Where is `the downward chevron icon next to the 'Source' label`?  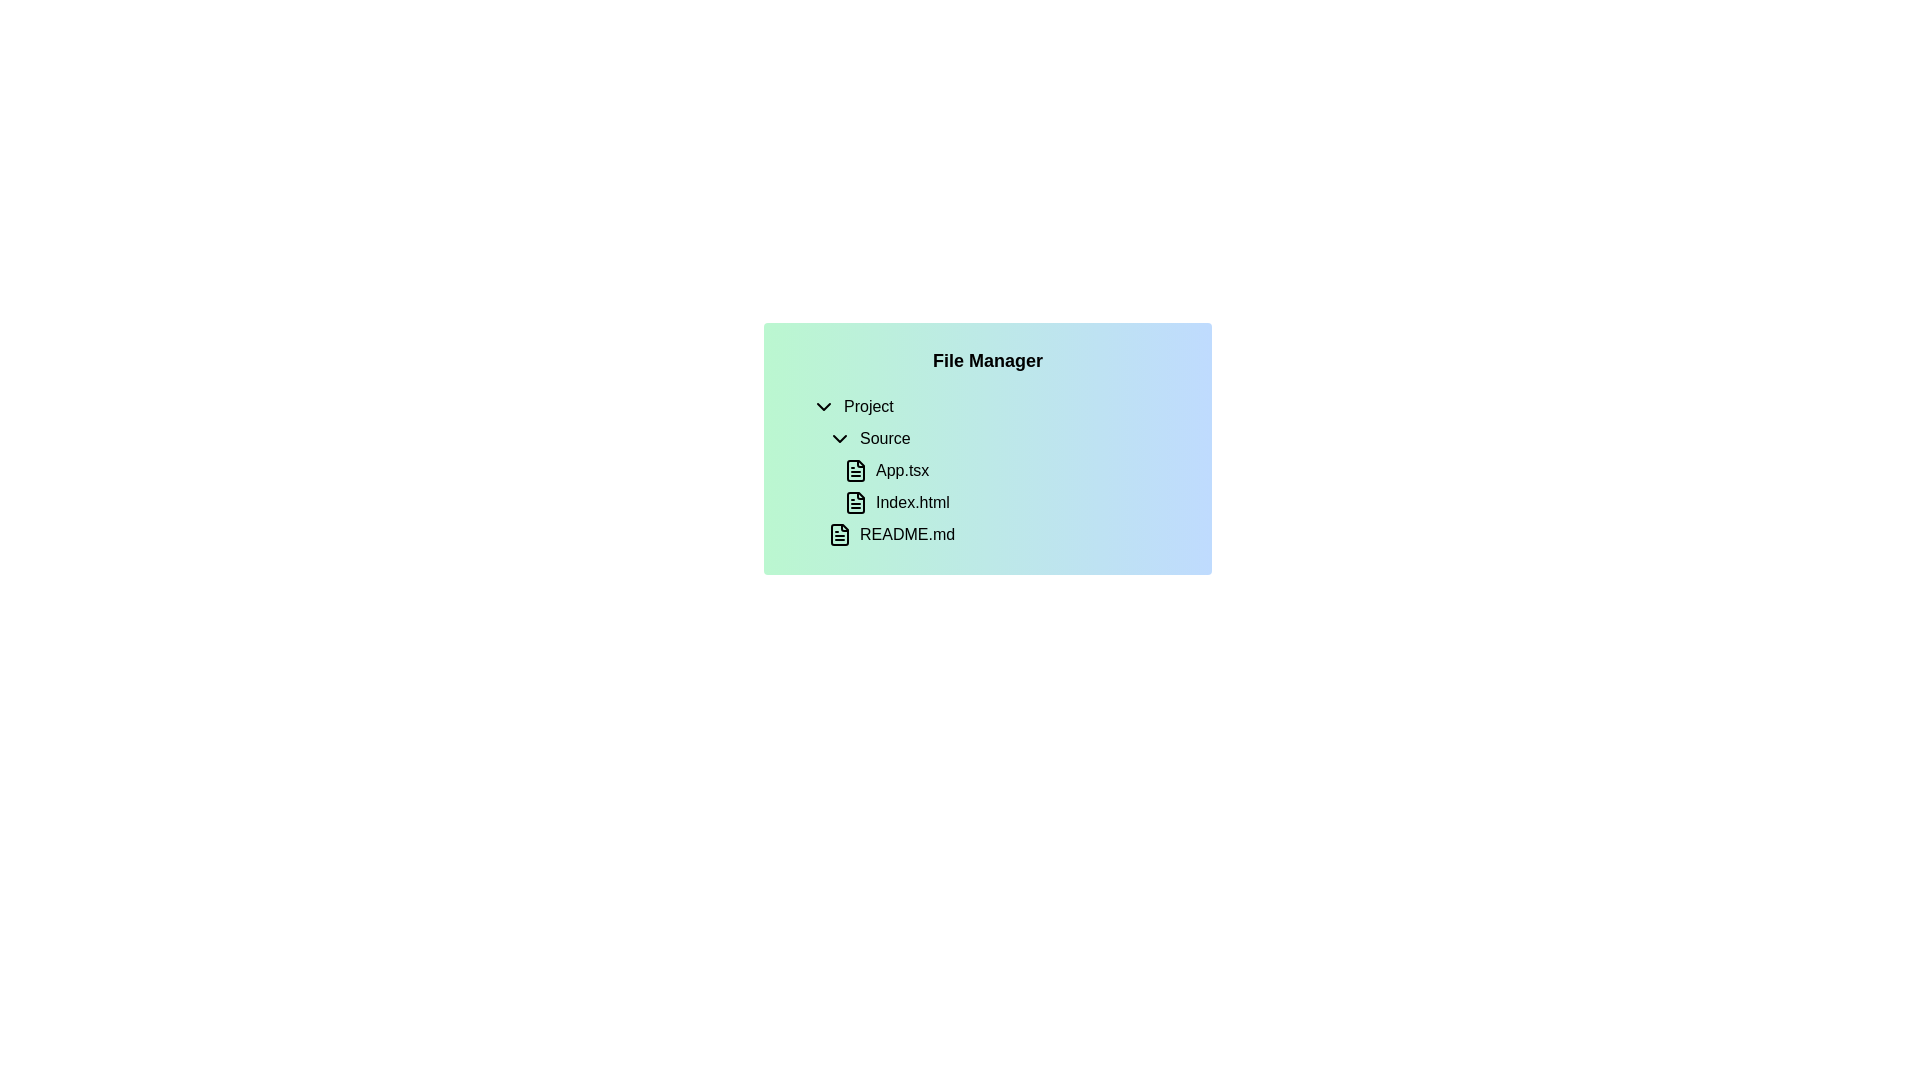
the downward chevron icon next to the 'Source' label is located at coordinates (840, 438).